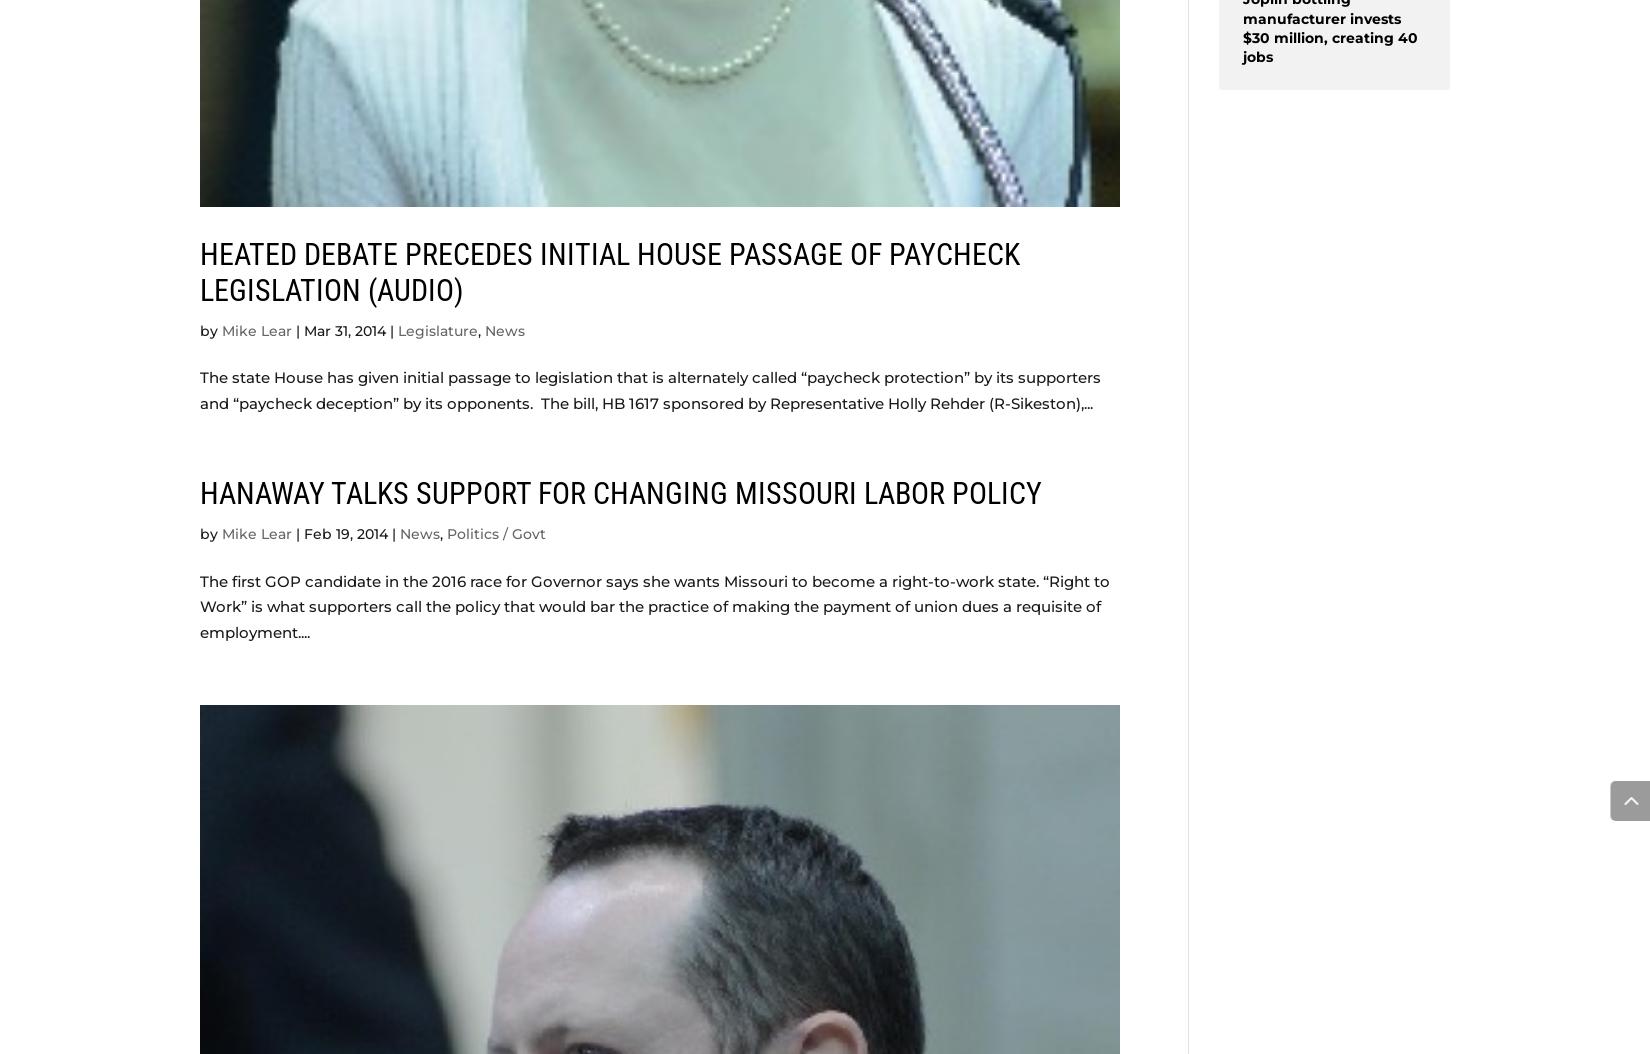 The image size is (1650, 1054). Describe the element at coordinates (345, 330) in the screenshot. I see `'Mar 31, 2014'` at that location.